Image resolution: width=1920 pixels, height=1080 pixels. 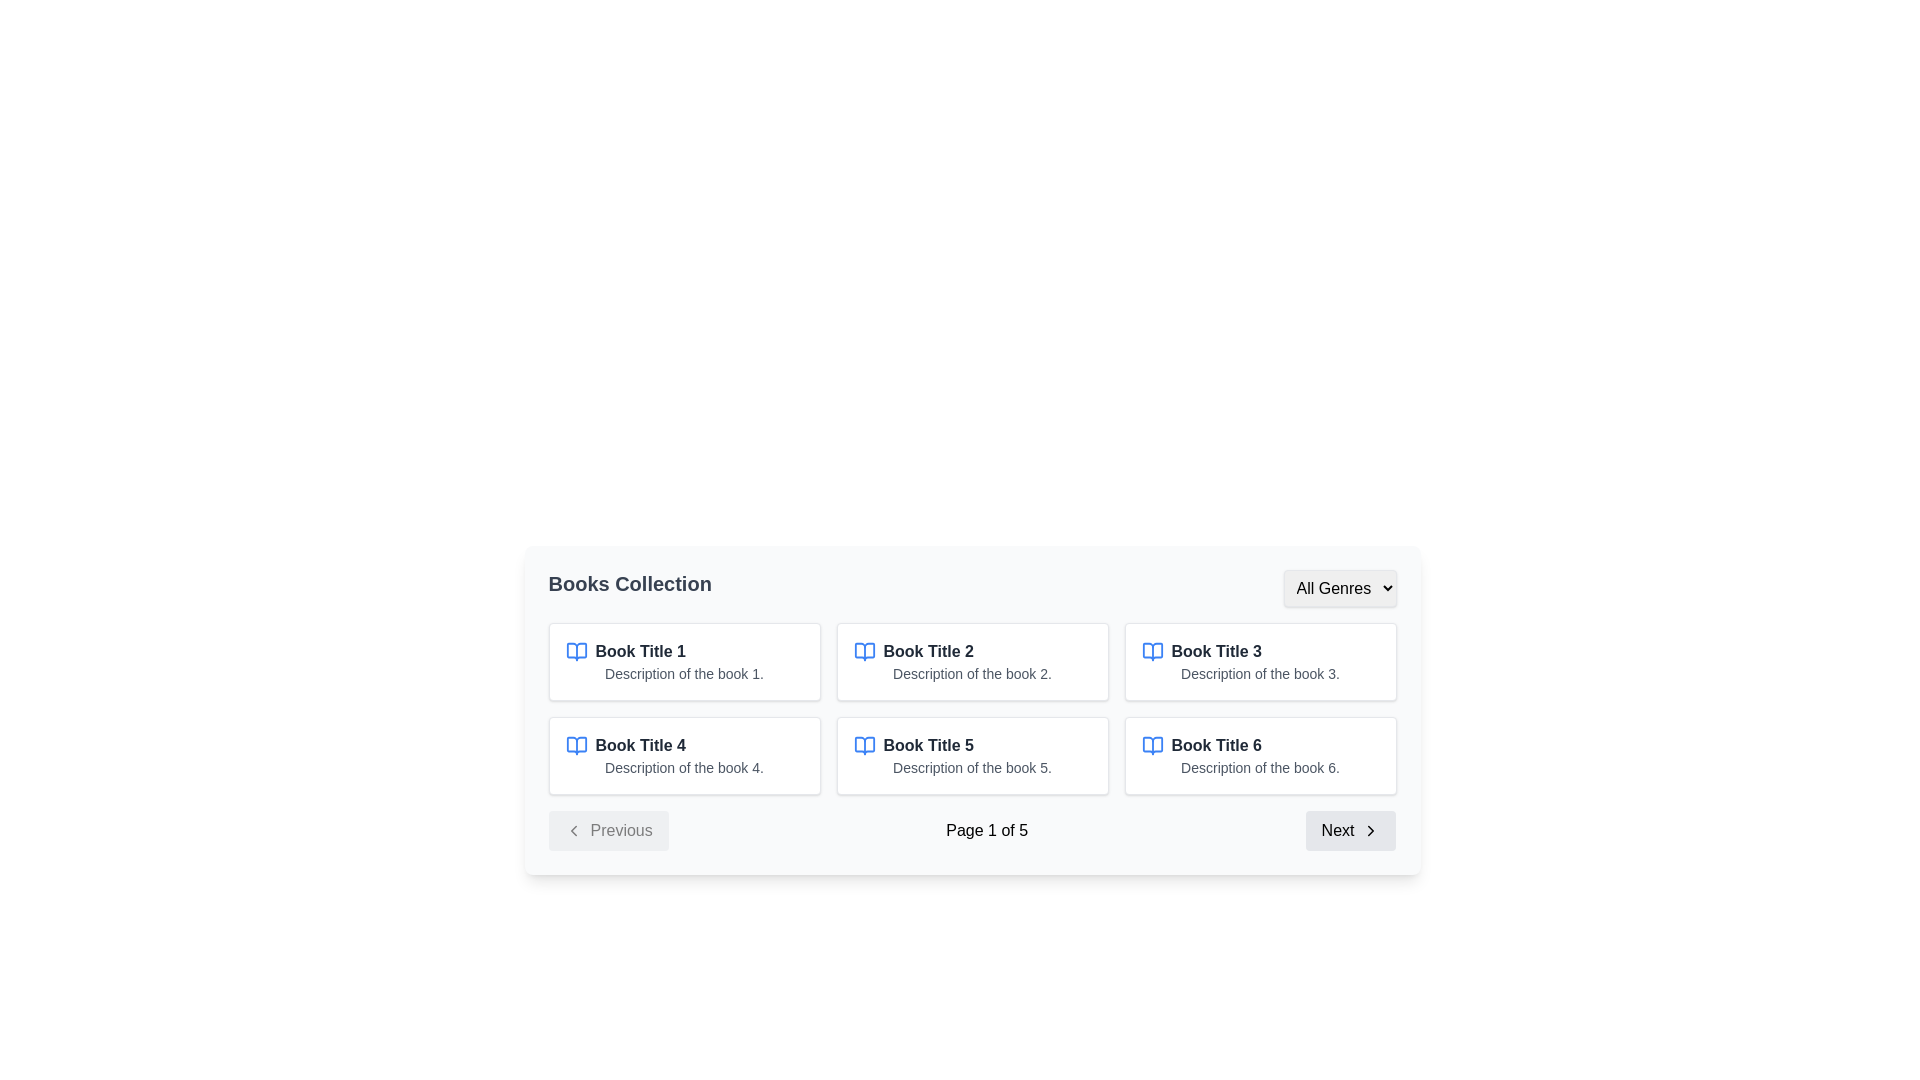 I want to click on the informational card representing 'Book Title 5', which is the fifth card in a 3x2 grid layout, located in the bottom row, second column, so click(x=972, y=756).